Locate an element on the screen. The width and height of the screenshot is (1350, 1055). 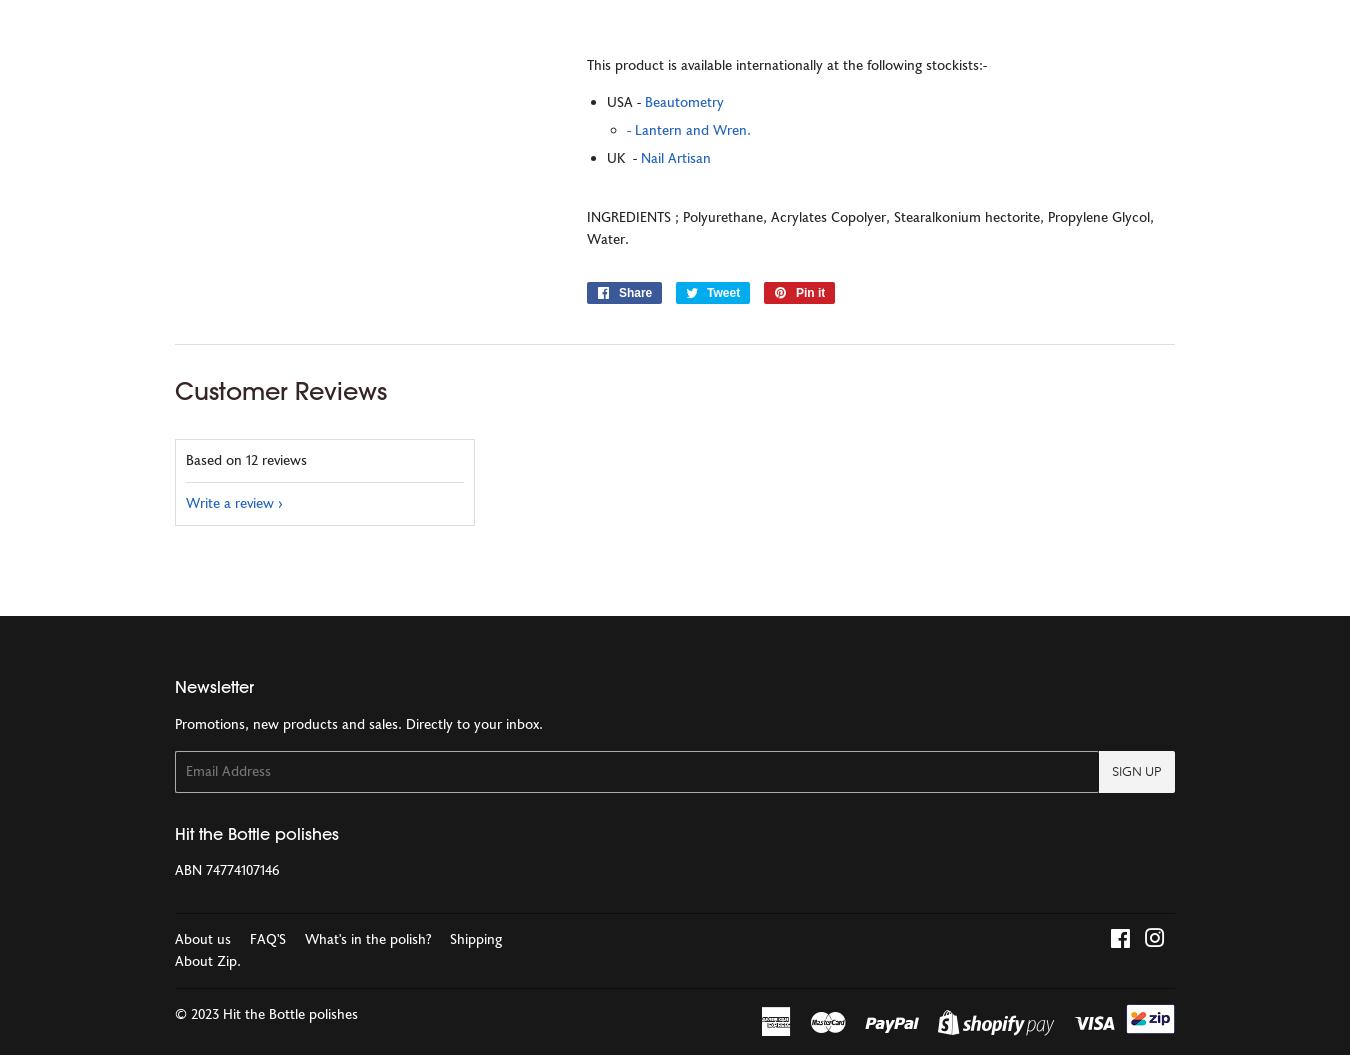
'What's in the polish?' is located at coordinates (368, 938).